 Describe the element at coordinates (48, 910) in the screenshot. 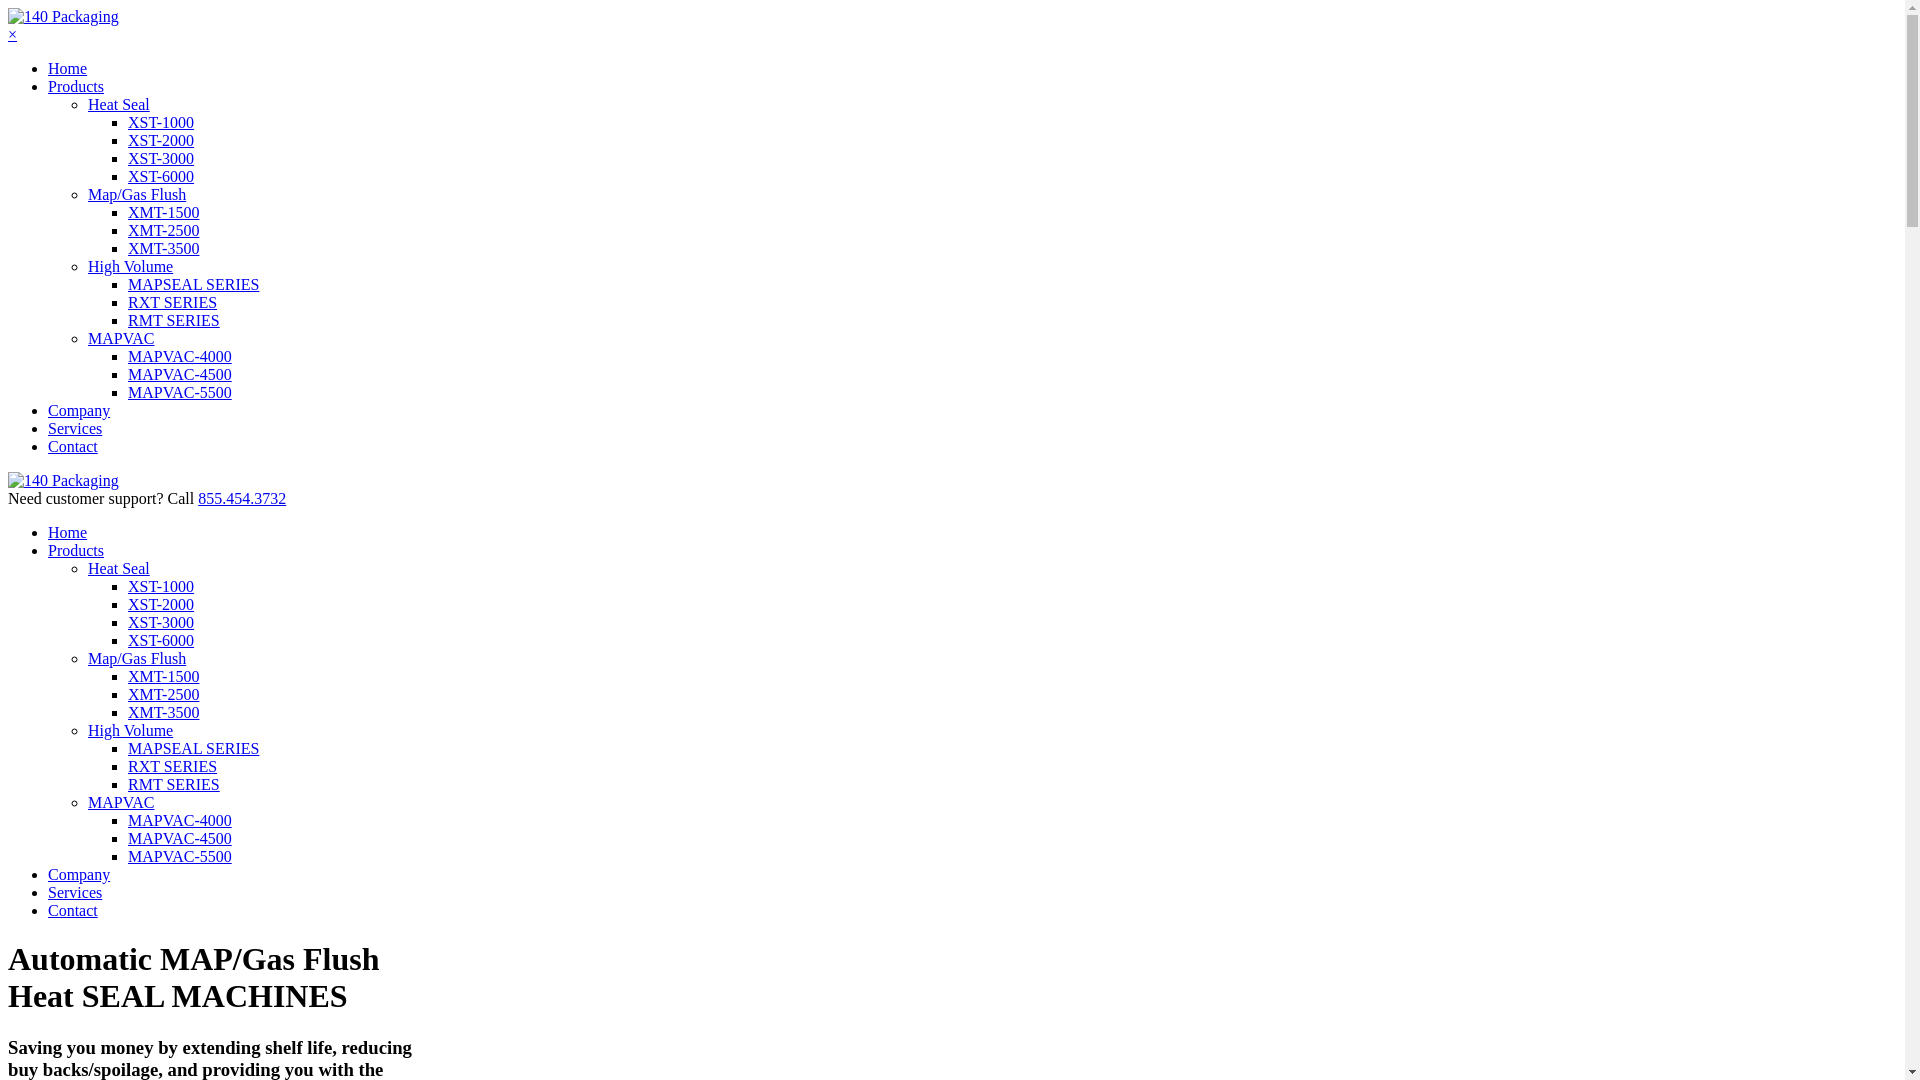

I see `'Contact'` at that location.